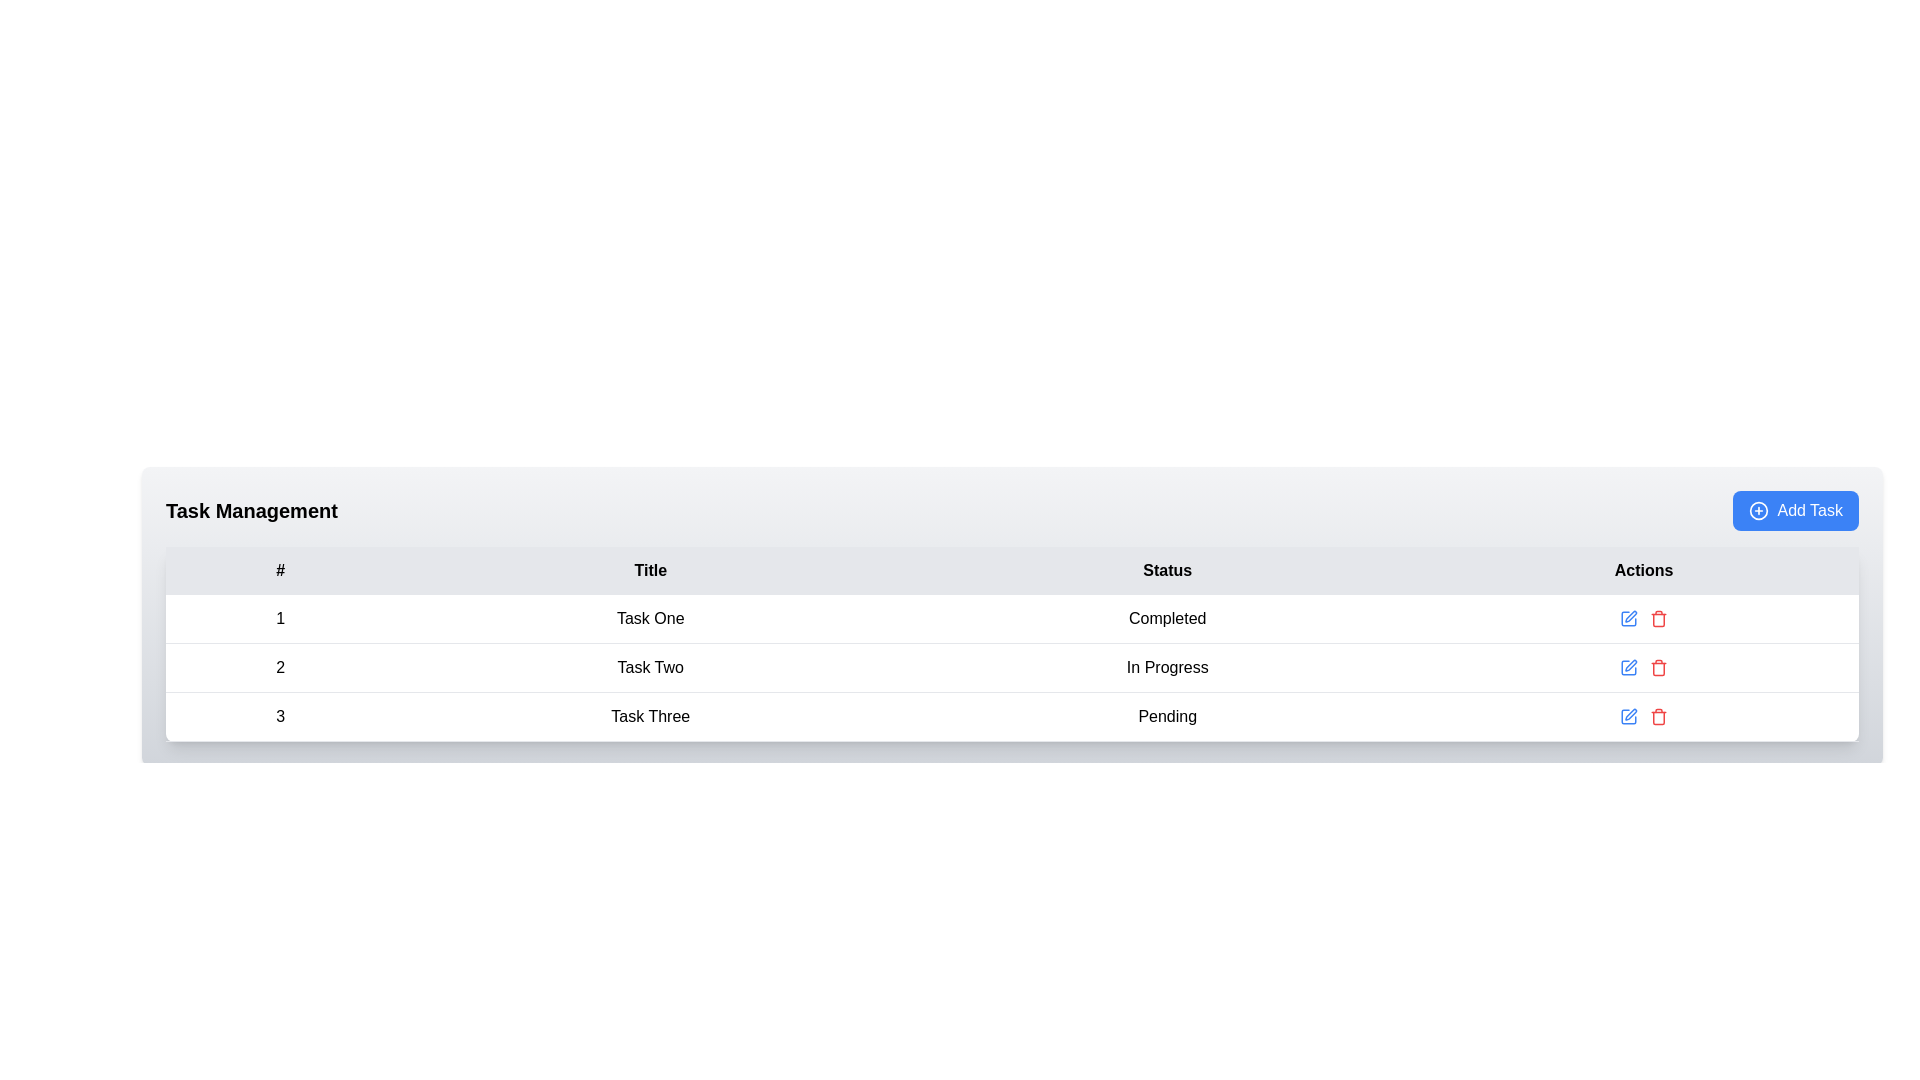 This screenshot has width=1920, height=1080. Describe the element at coordinates (1758, 509) in the screenshot. I see `the icon inside the 'Add Task' button located at the top-right corner of the user interface` at that location.